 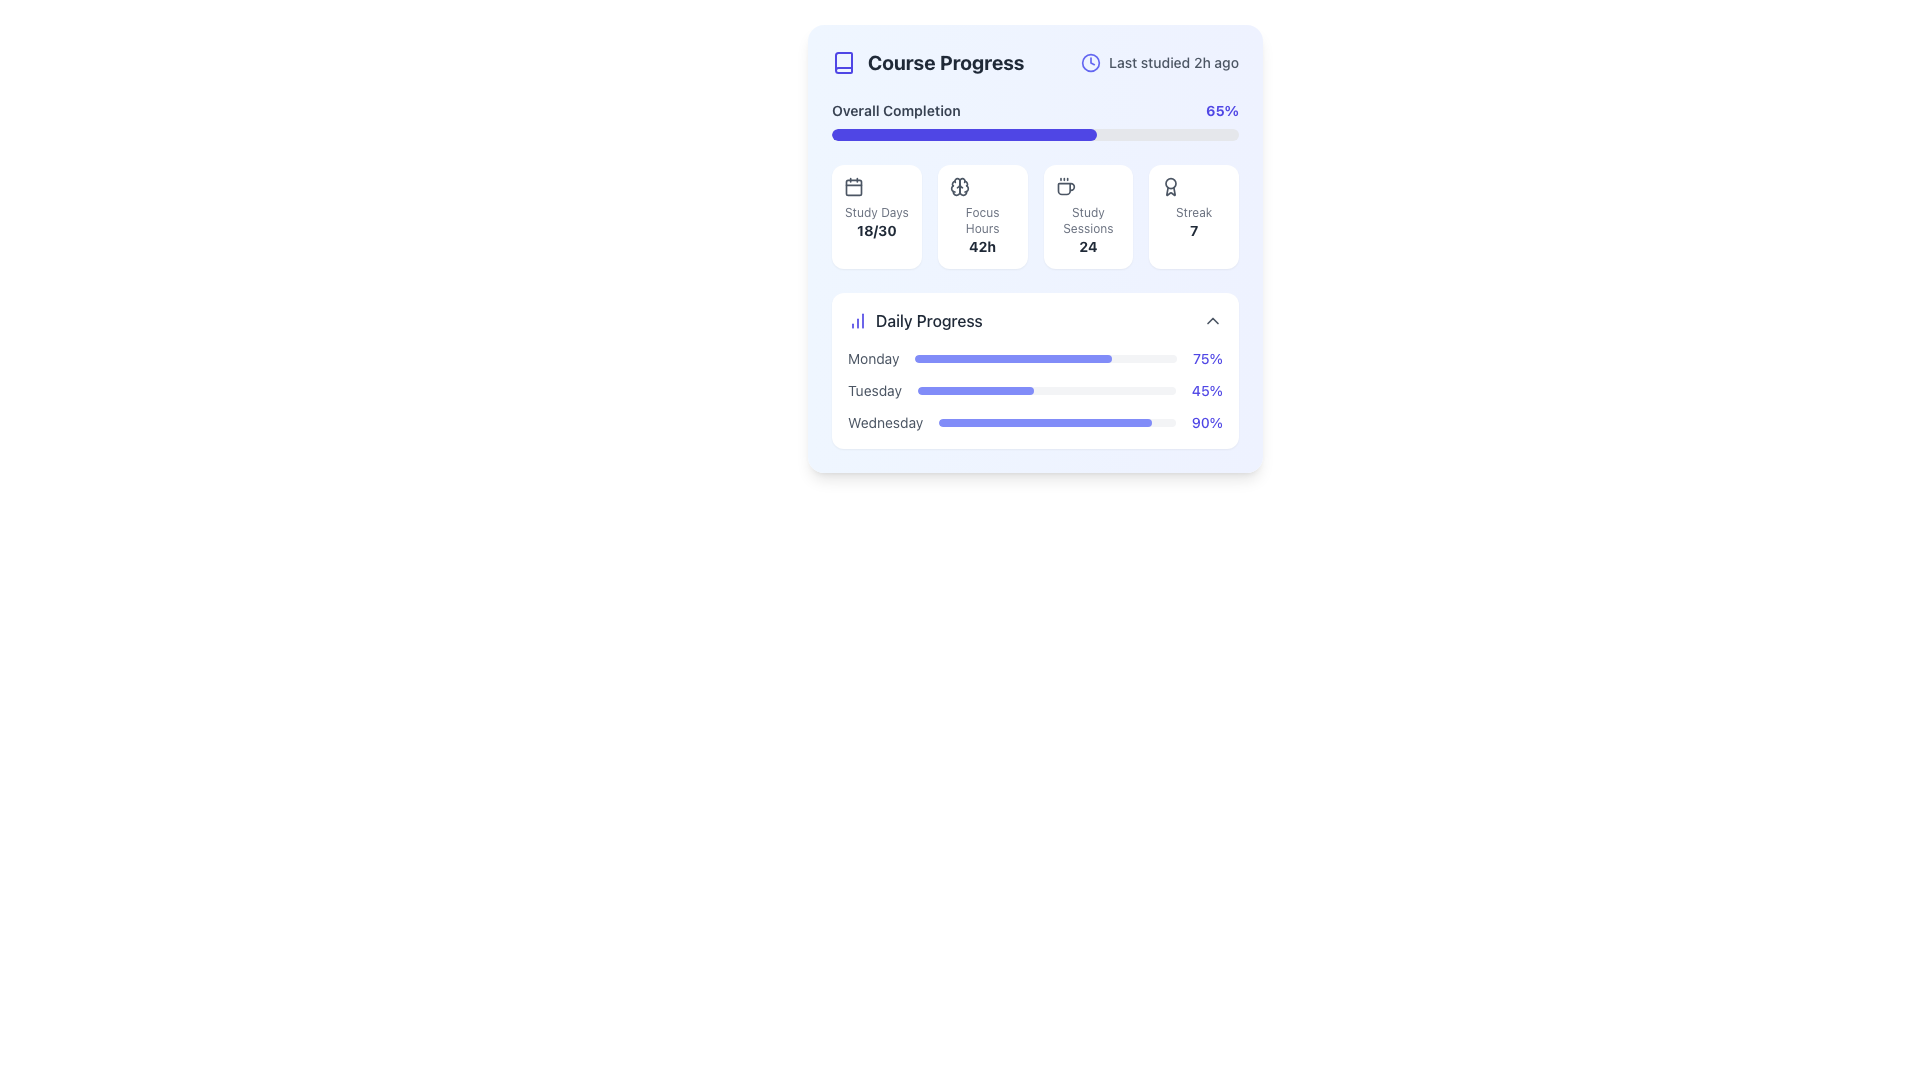 I want to click on the filled segment of the progress bar representing 45% completion, located under the 'Tuesday' label in the 'Daily Progress' section, so click(x=975, y=390).